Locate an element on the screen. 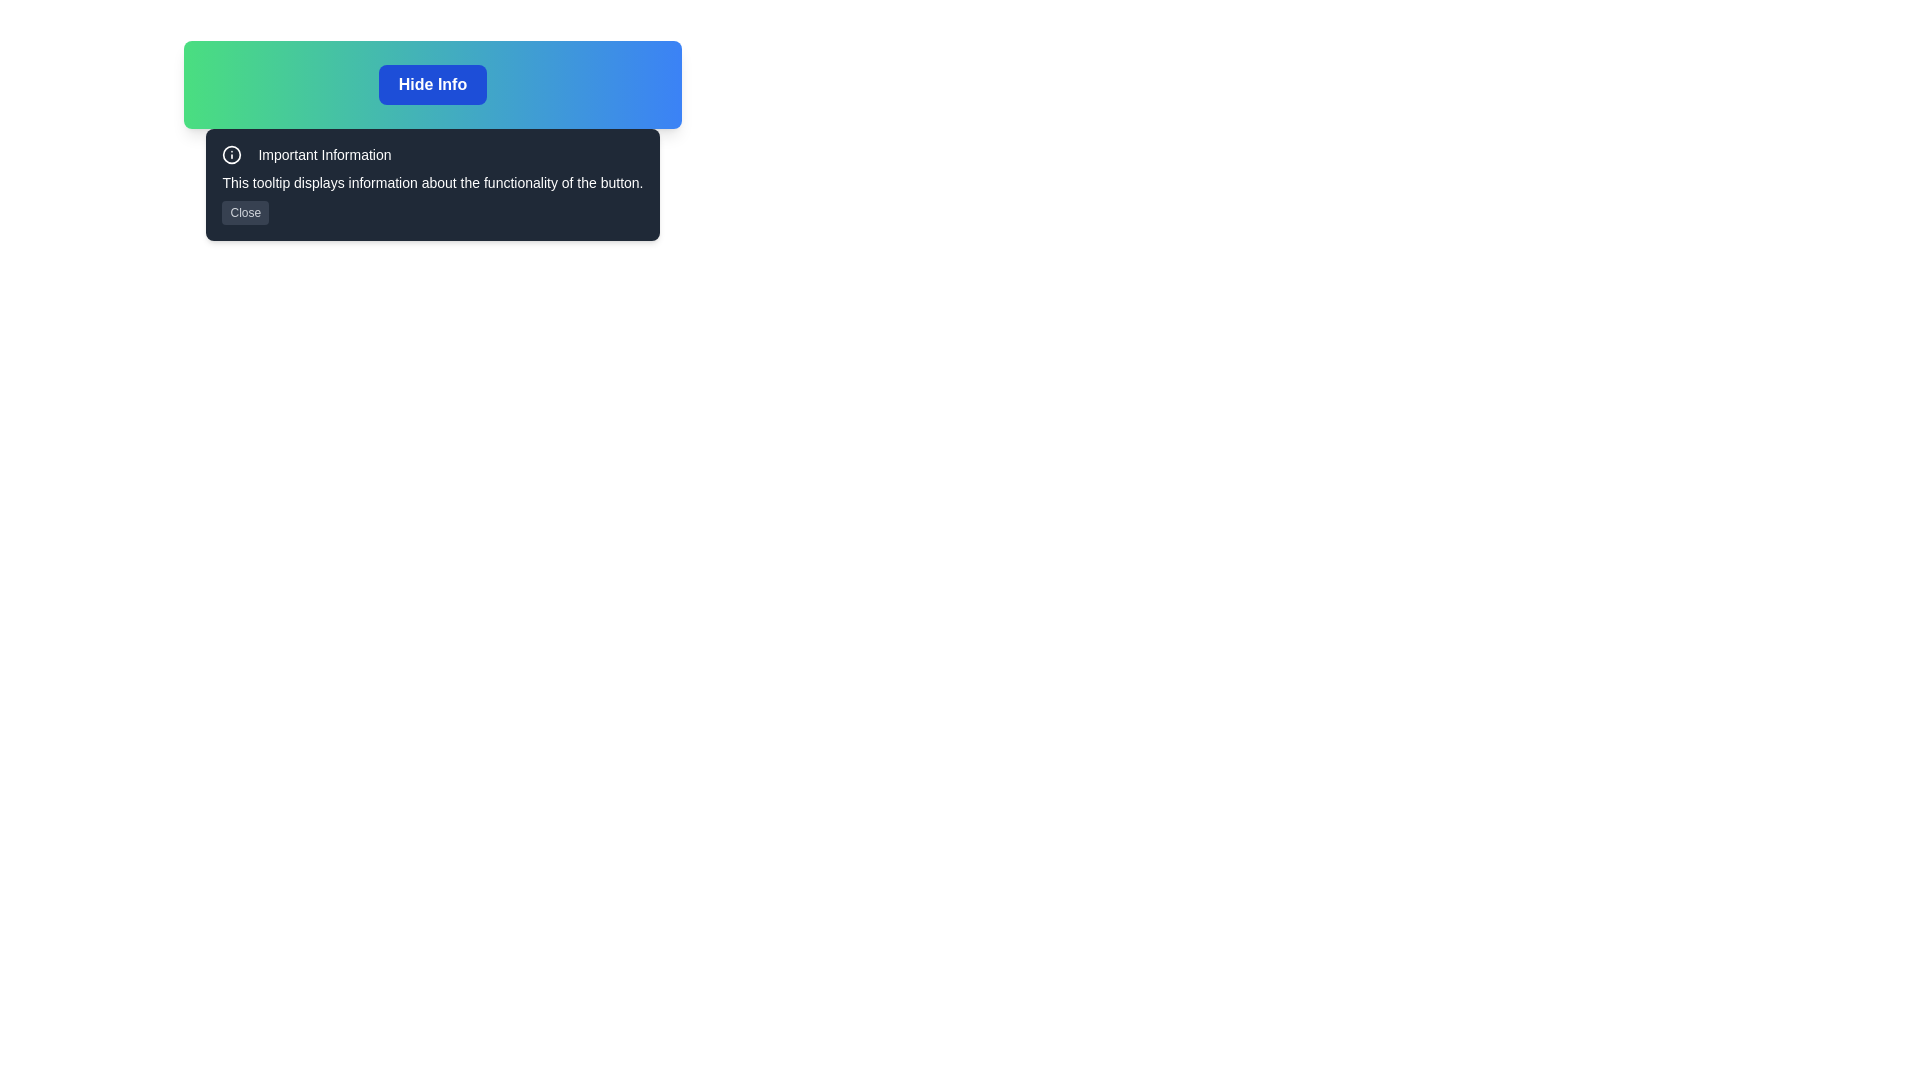 This screenshot has width=1920, height=1080. the Text Label that displays 'Important Information', which is located below the 'Hide Info' button and to the right of the informational icon is located at coordinates (325, 153).